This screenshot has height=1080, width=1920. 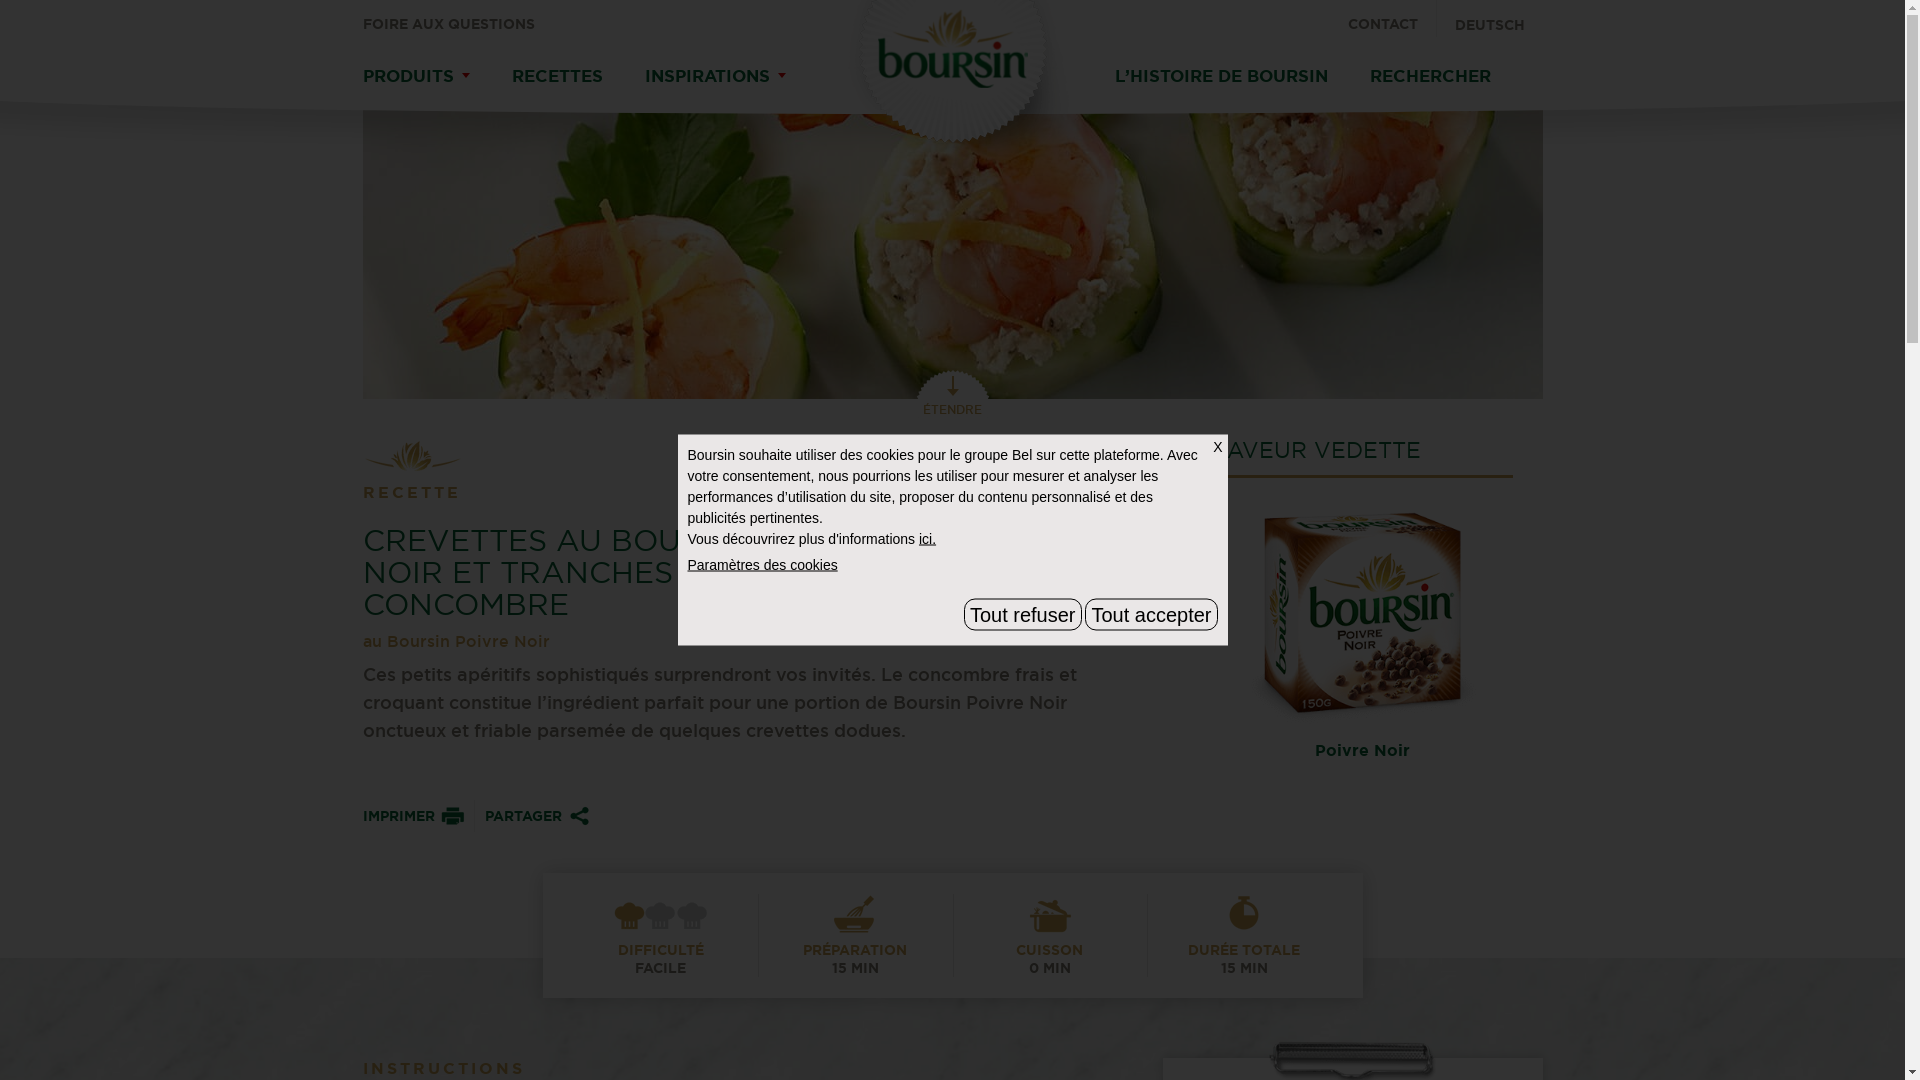 What do you see at coordinates (1391, 18) in the screenshot?
I see `'CONTACT'` at bounding box center [1391, 18].